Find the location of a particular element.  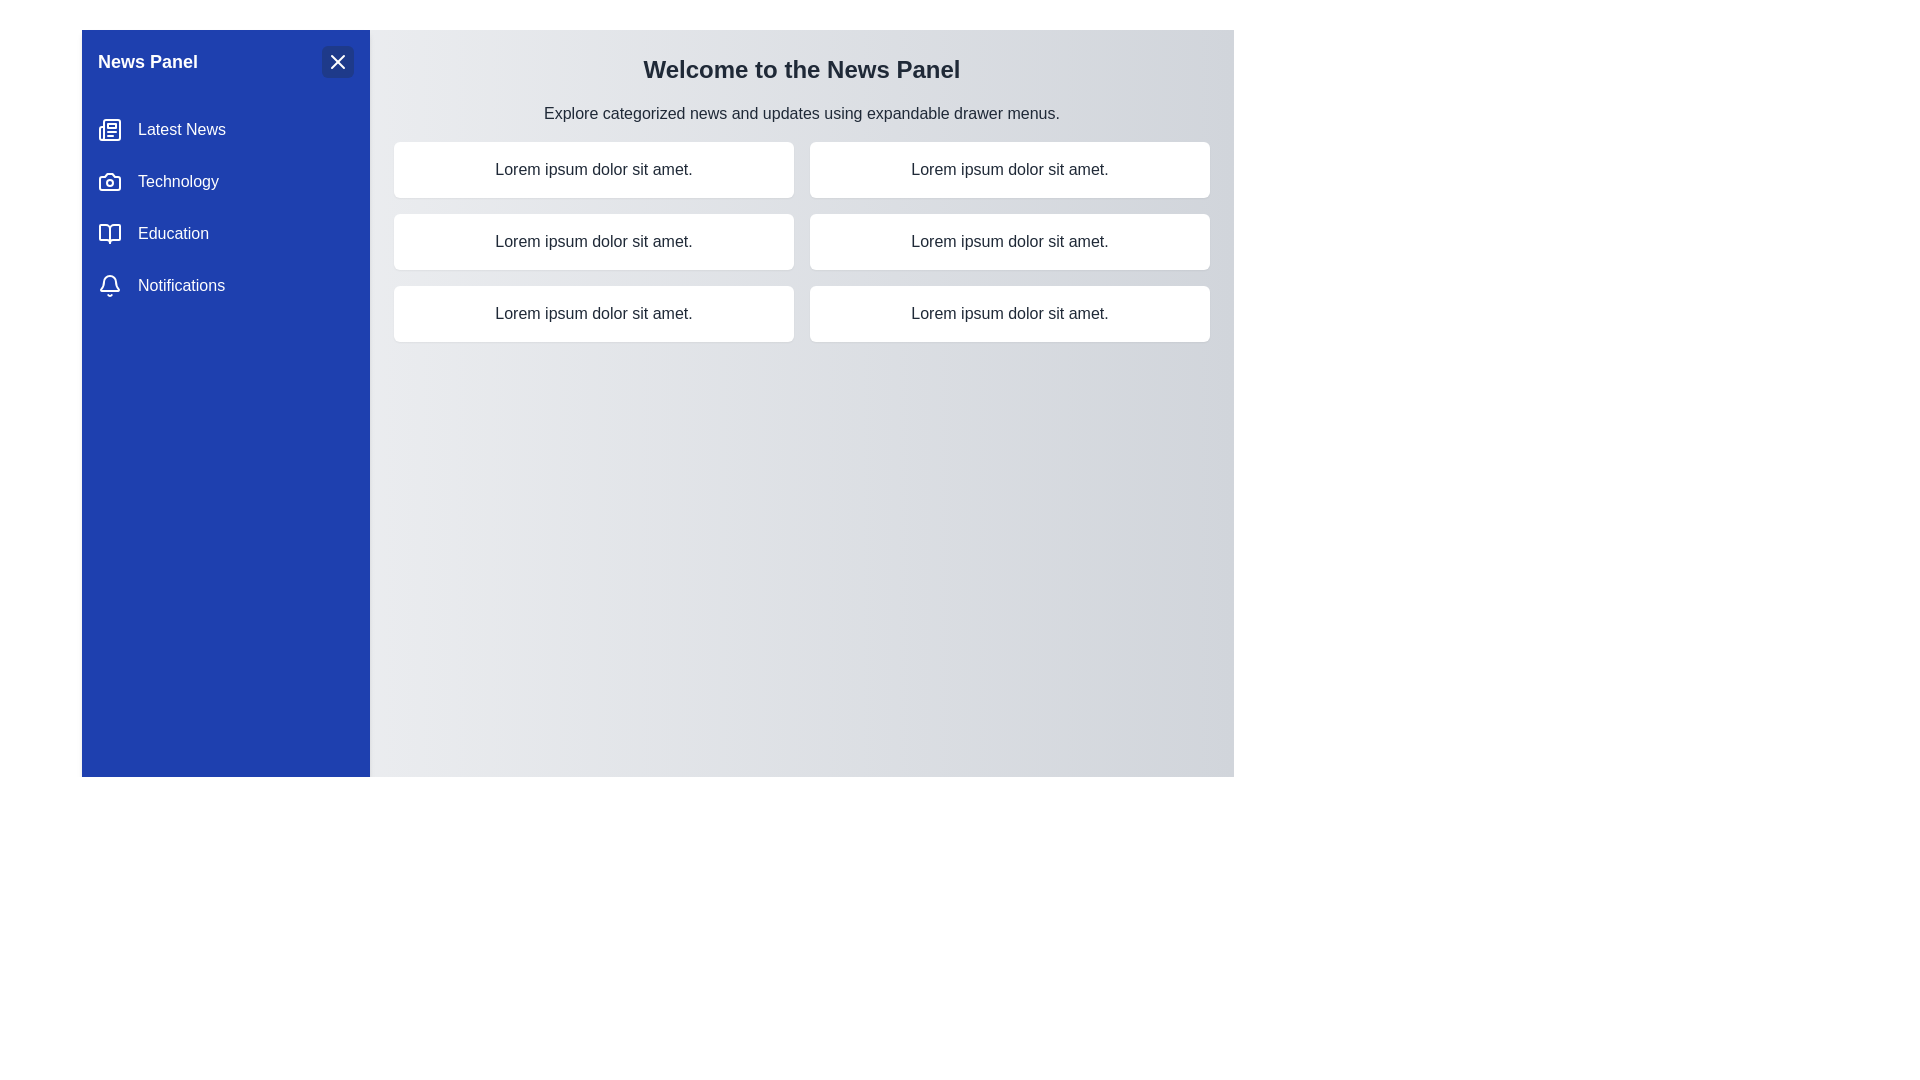

toggle button to open or close the drawer is located at coordinates (337, 60).